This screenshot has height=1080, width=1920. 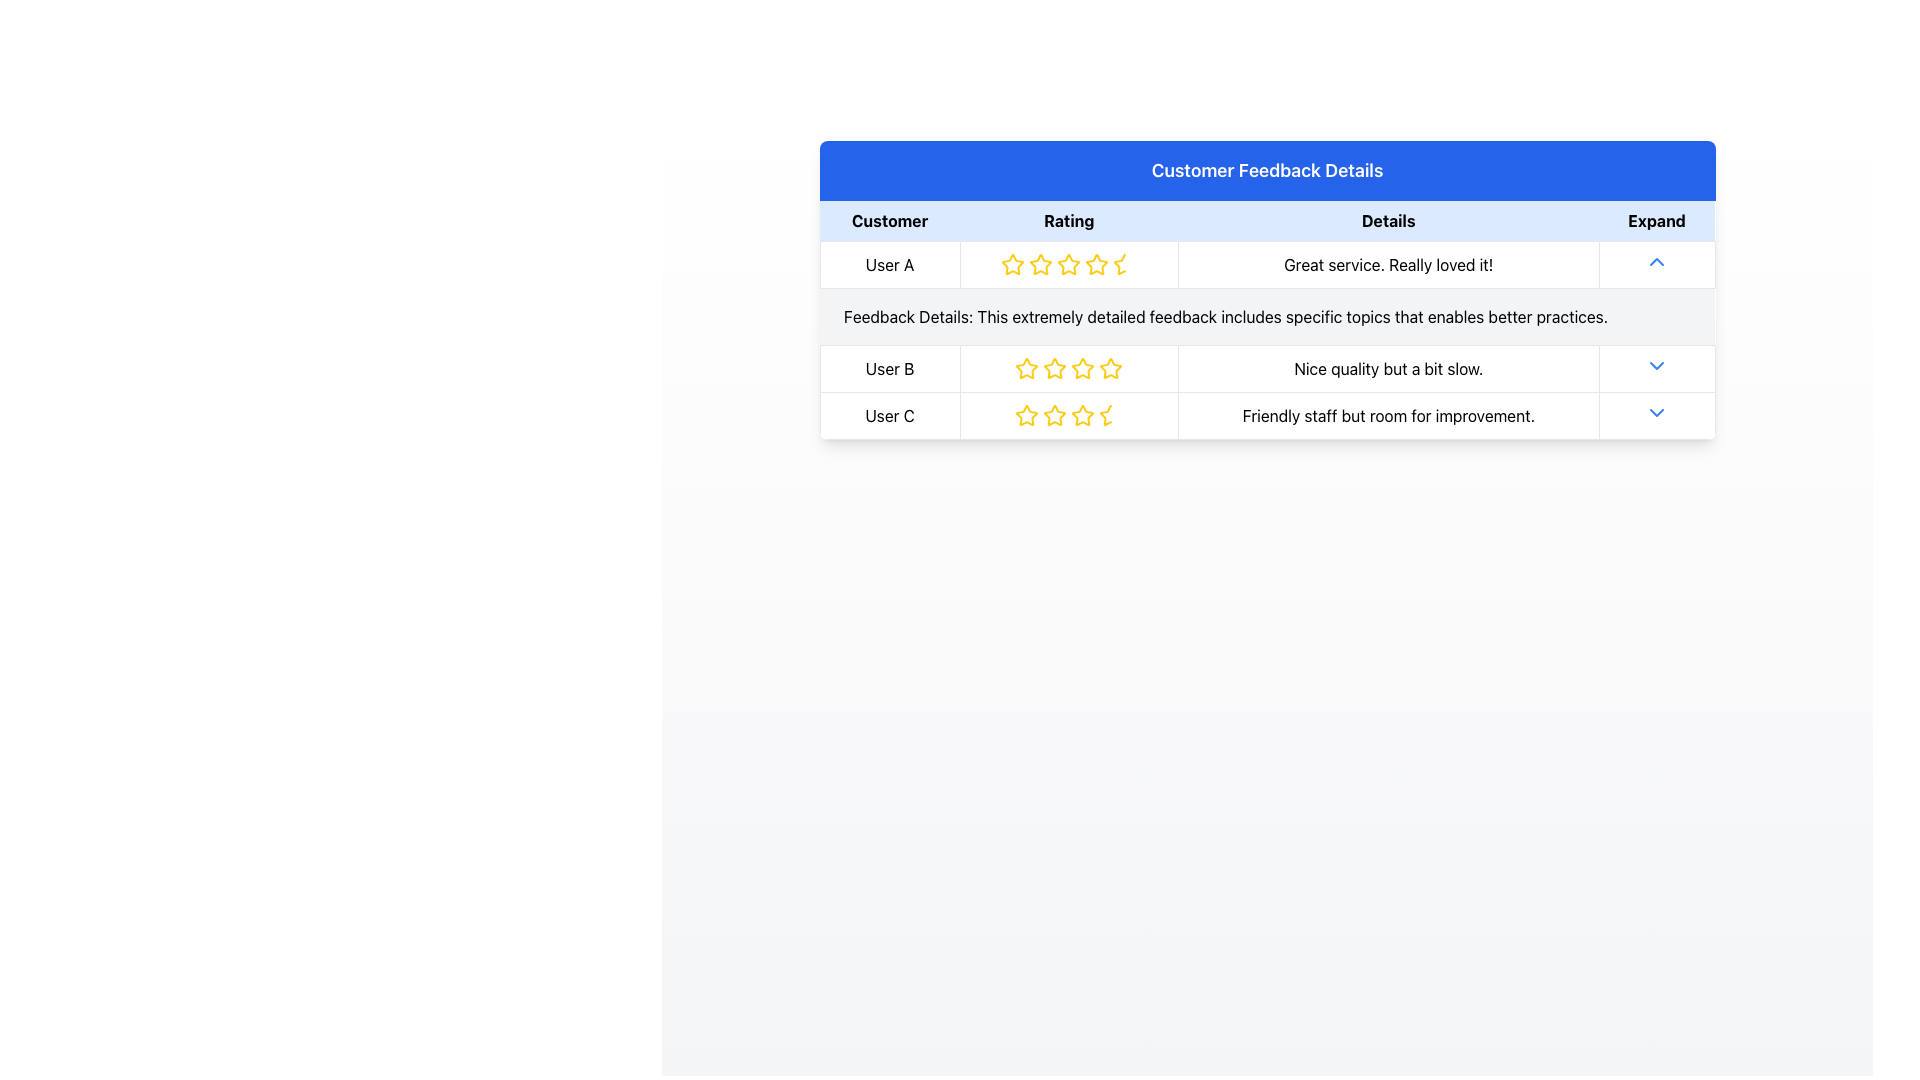 I want to click on the second star icon in the rating component of the 'User A' row in the 'Customer Feedback Details' table, so click(x=1068, y=262).